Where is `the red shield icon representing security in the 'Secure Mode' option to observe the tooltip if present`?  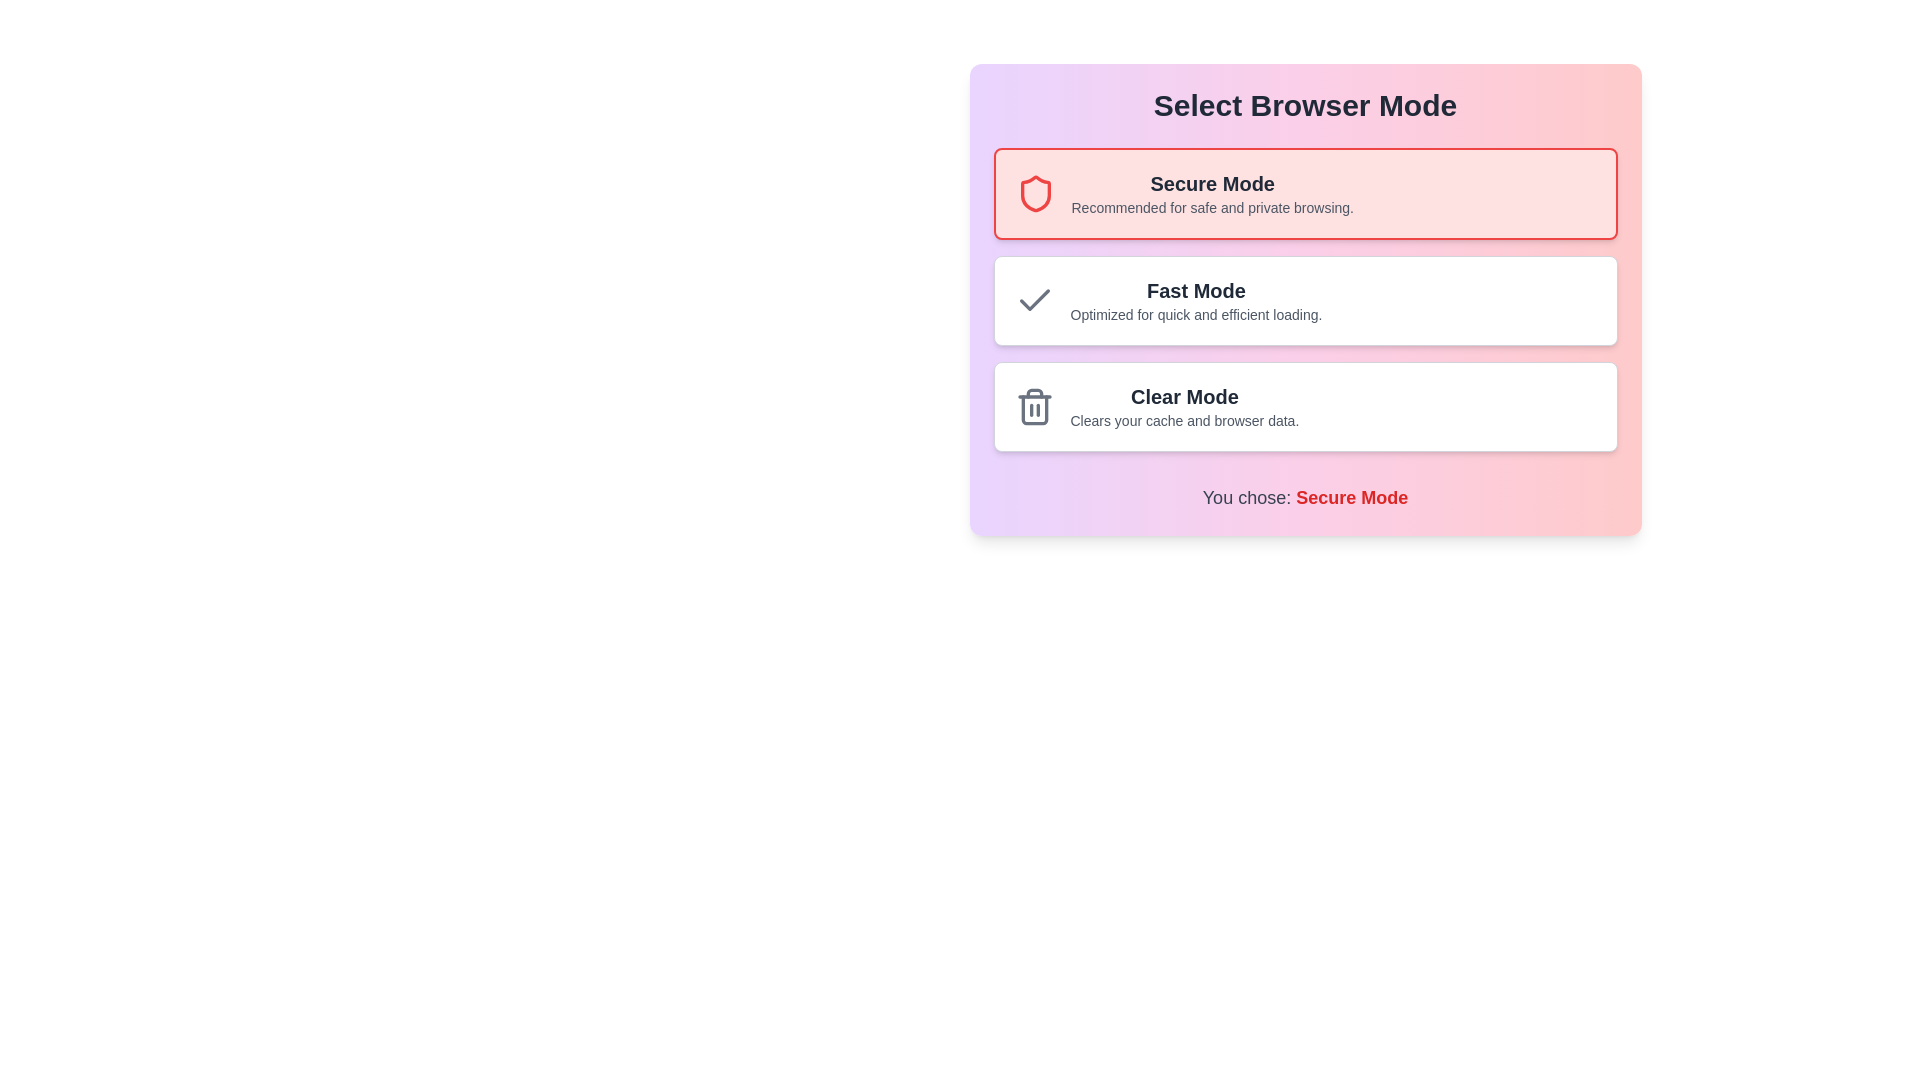 the red shield icon representing security in the 'Secure Mode' option to observe the tooltip if present is located at coordinates (1035, 193).